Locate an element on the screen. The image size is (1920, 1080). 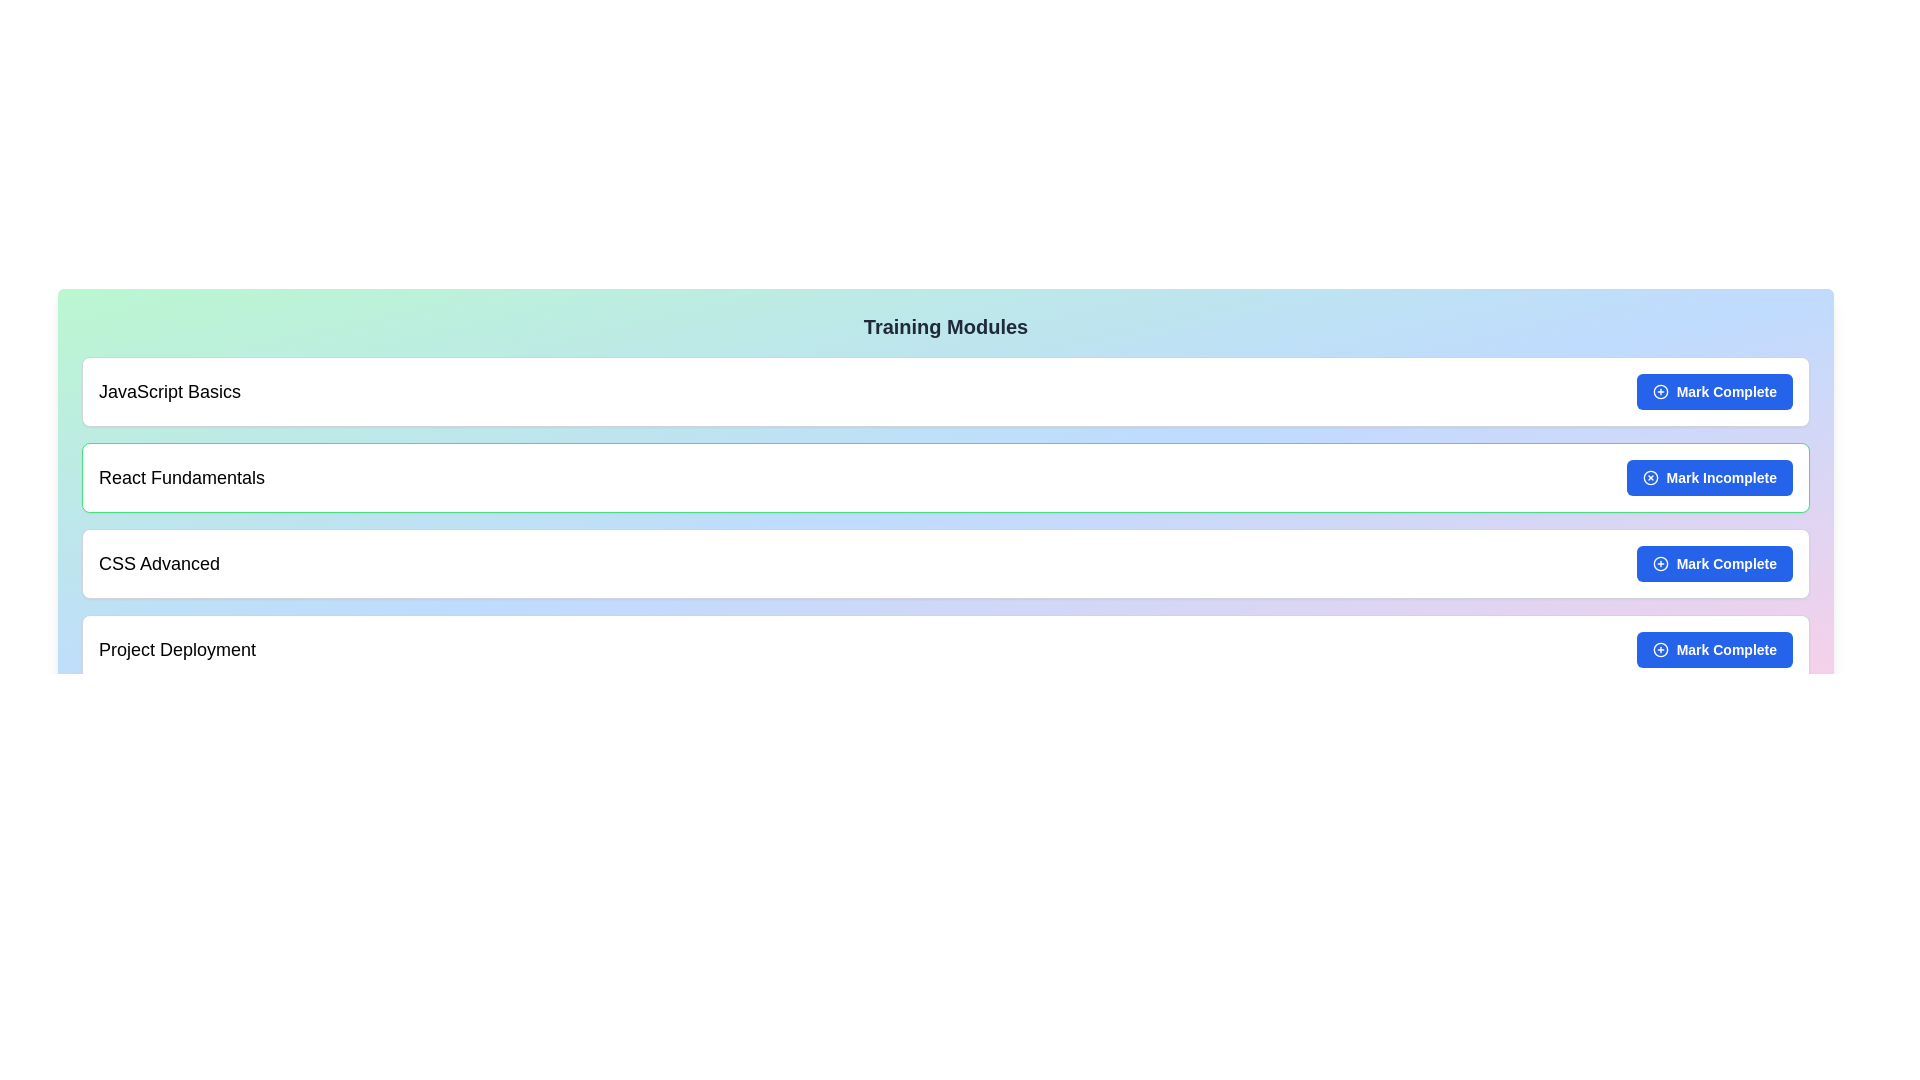
the module named 'React Fundamentals' which is represented as a horizontal bar with a green border and contains the button 'Mark Incomplete' is located at coordinates (944, 478).